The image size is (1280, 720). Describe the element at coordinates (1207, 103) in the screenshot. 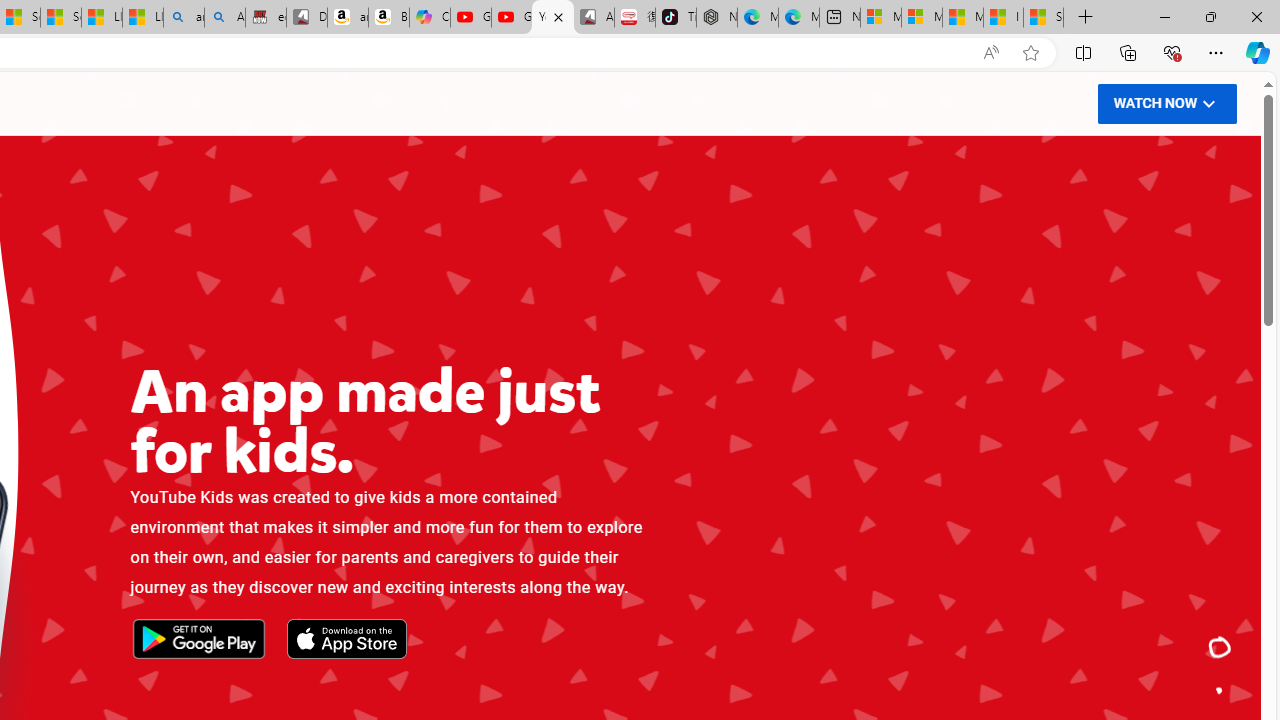

I see `'Class: ytk__arrow-link-icon'` at that location.